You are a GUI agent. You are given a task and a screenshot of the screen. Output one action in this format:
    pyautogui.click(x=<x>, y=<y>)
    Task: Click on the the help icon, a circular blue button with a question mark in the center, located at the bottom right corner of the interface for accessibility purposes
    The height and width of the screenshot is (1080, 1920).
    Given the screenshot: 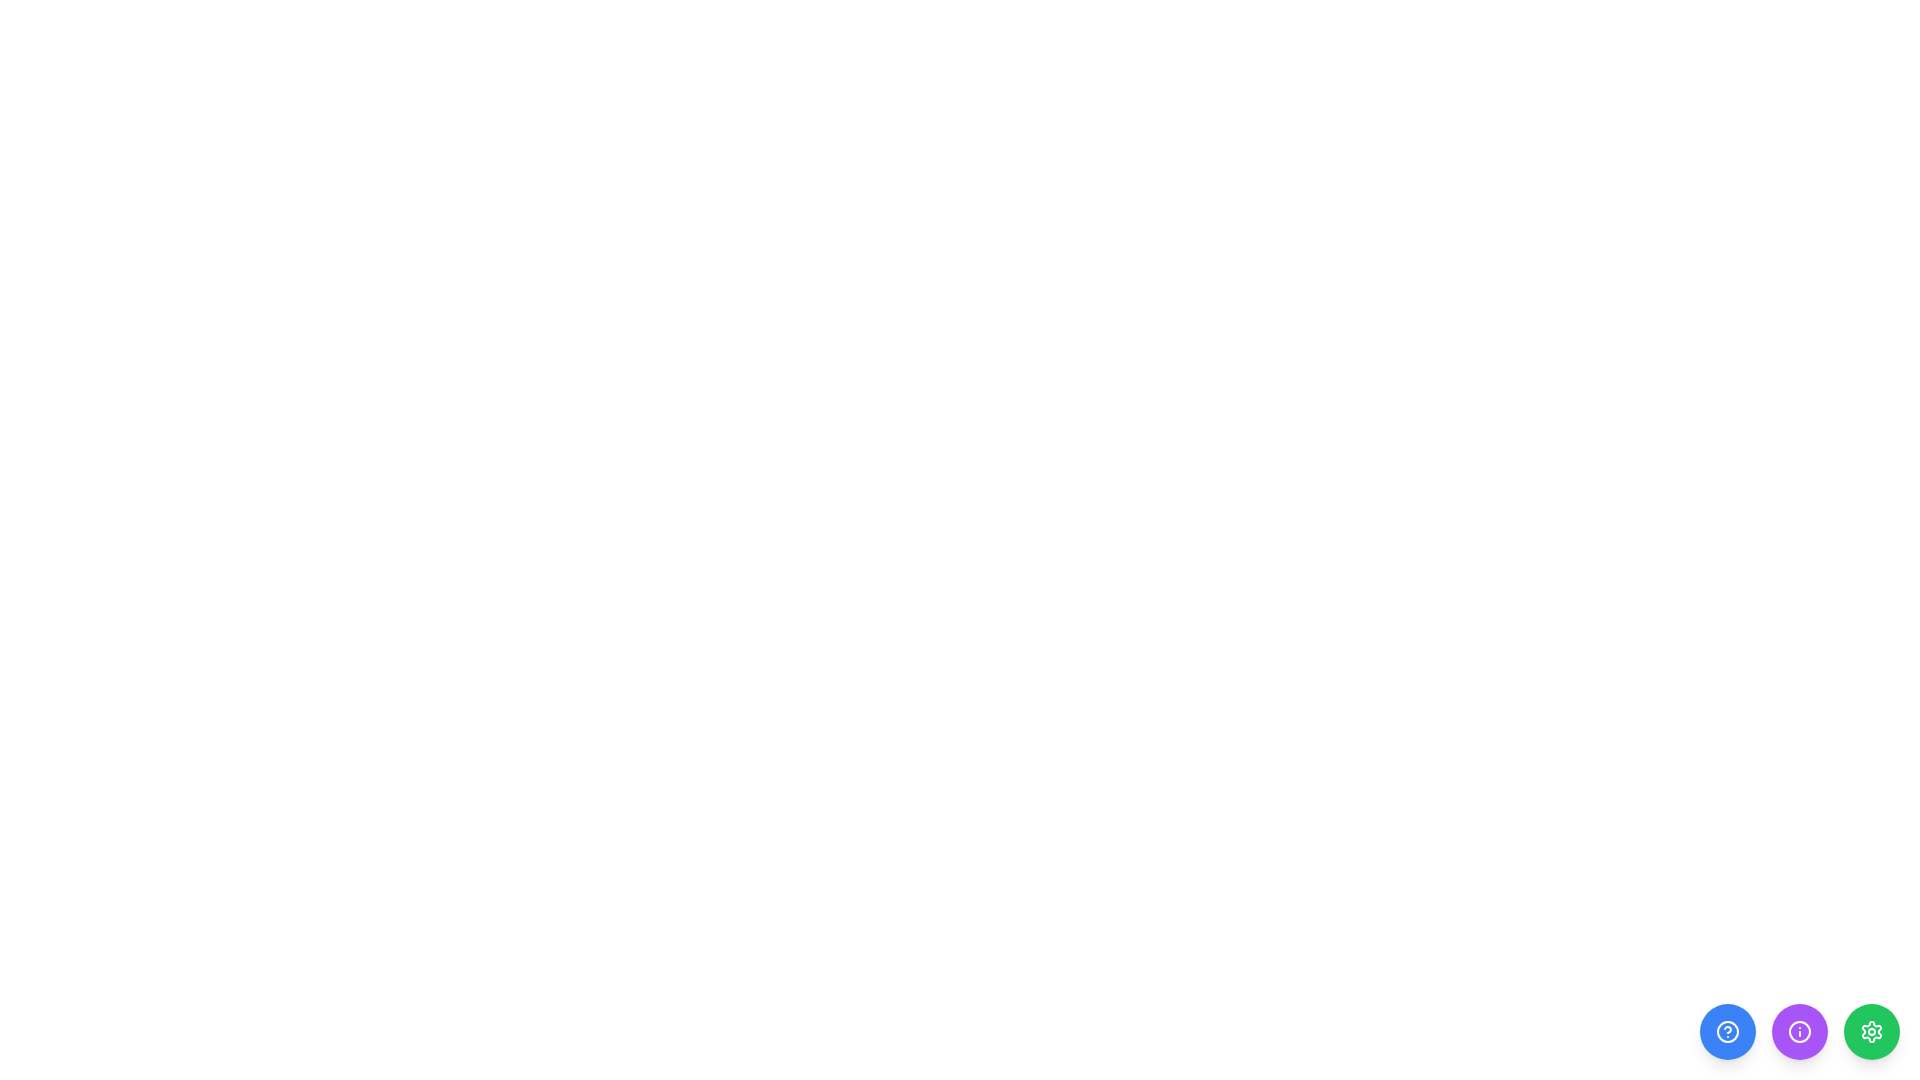 What is the action you would take?
    pyautogui.click(x=1727, y=1032)
    